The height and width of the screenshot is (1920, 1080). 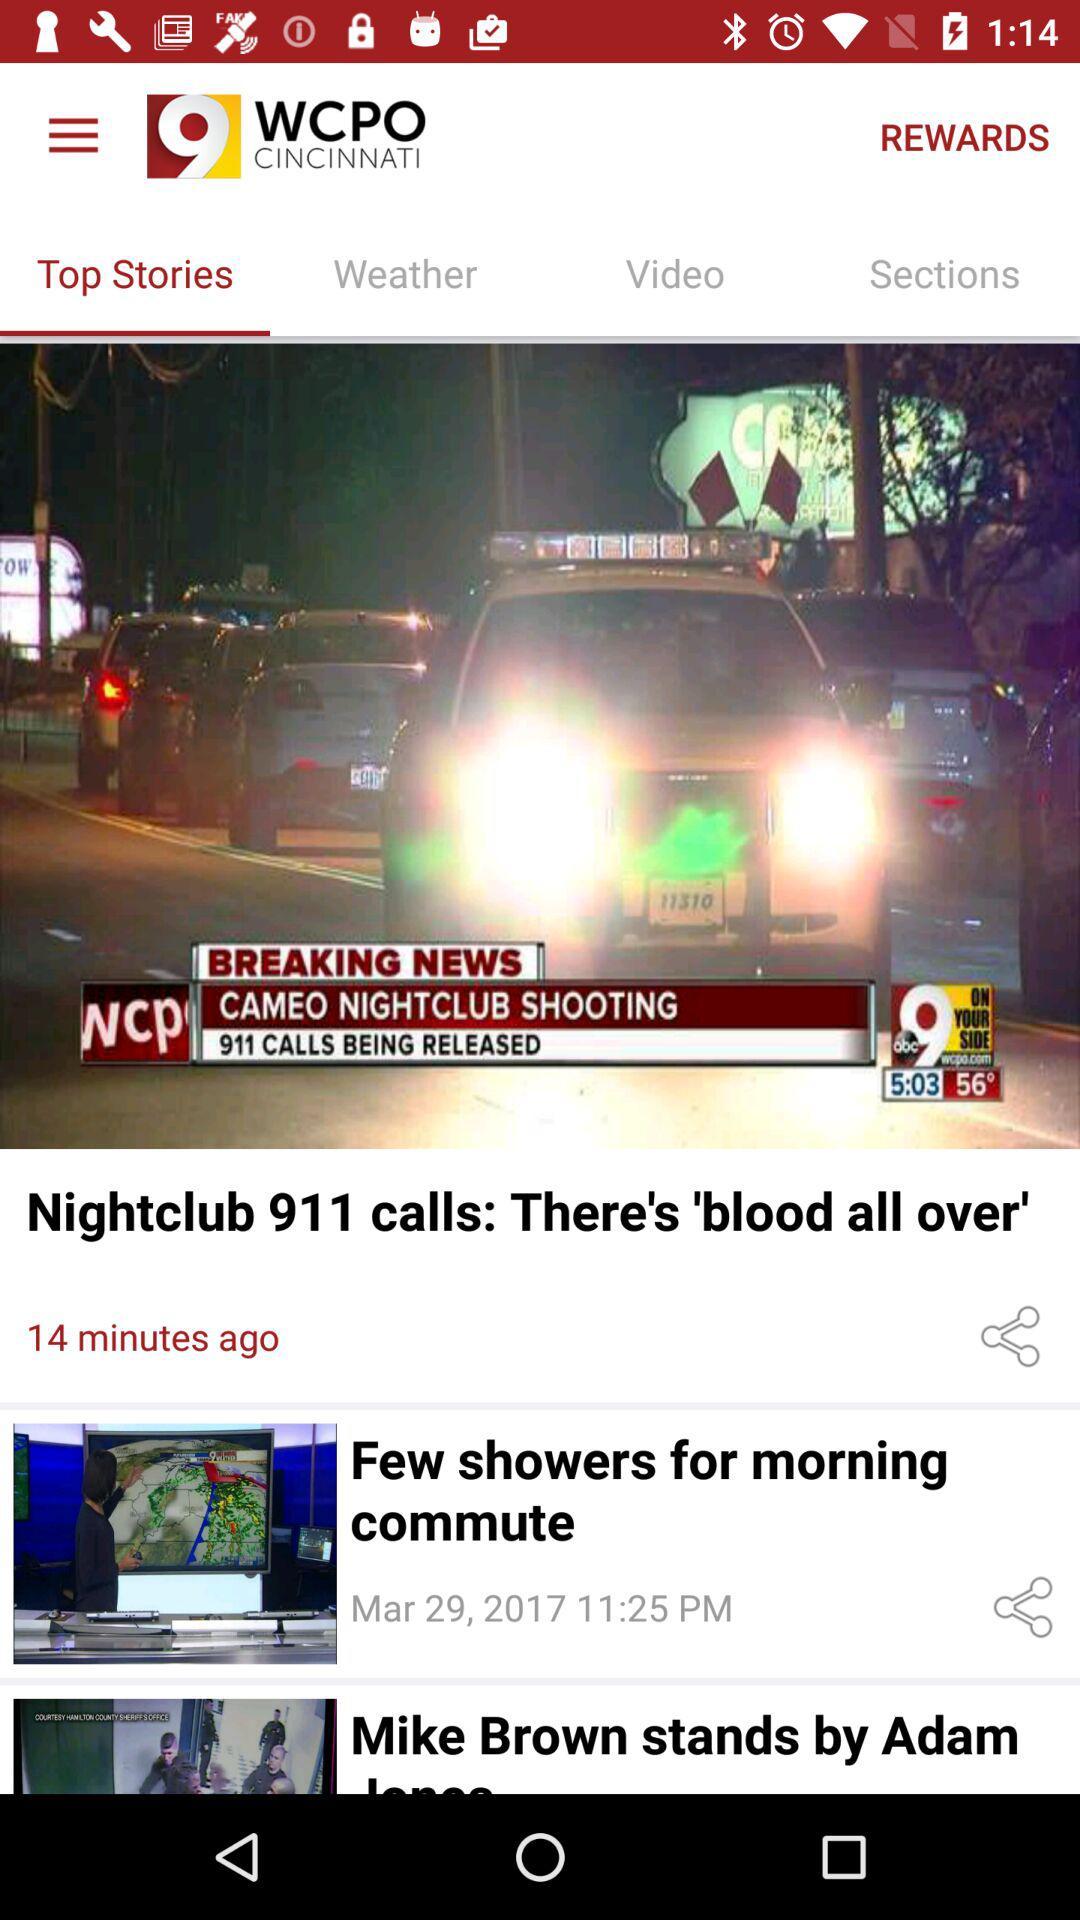 What do you see at coordinates (963, 135) in the screenshot?
I see `item above sections` at bounding box center [963, 135].